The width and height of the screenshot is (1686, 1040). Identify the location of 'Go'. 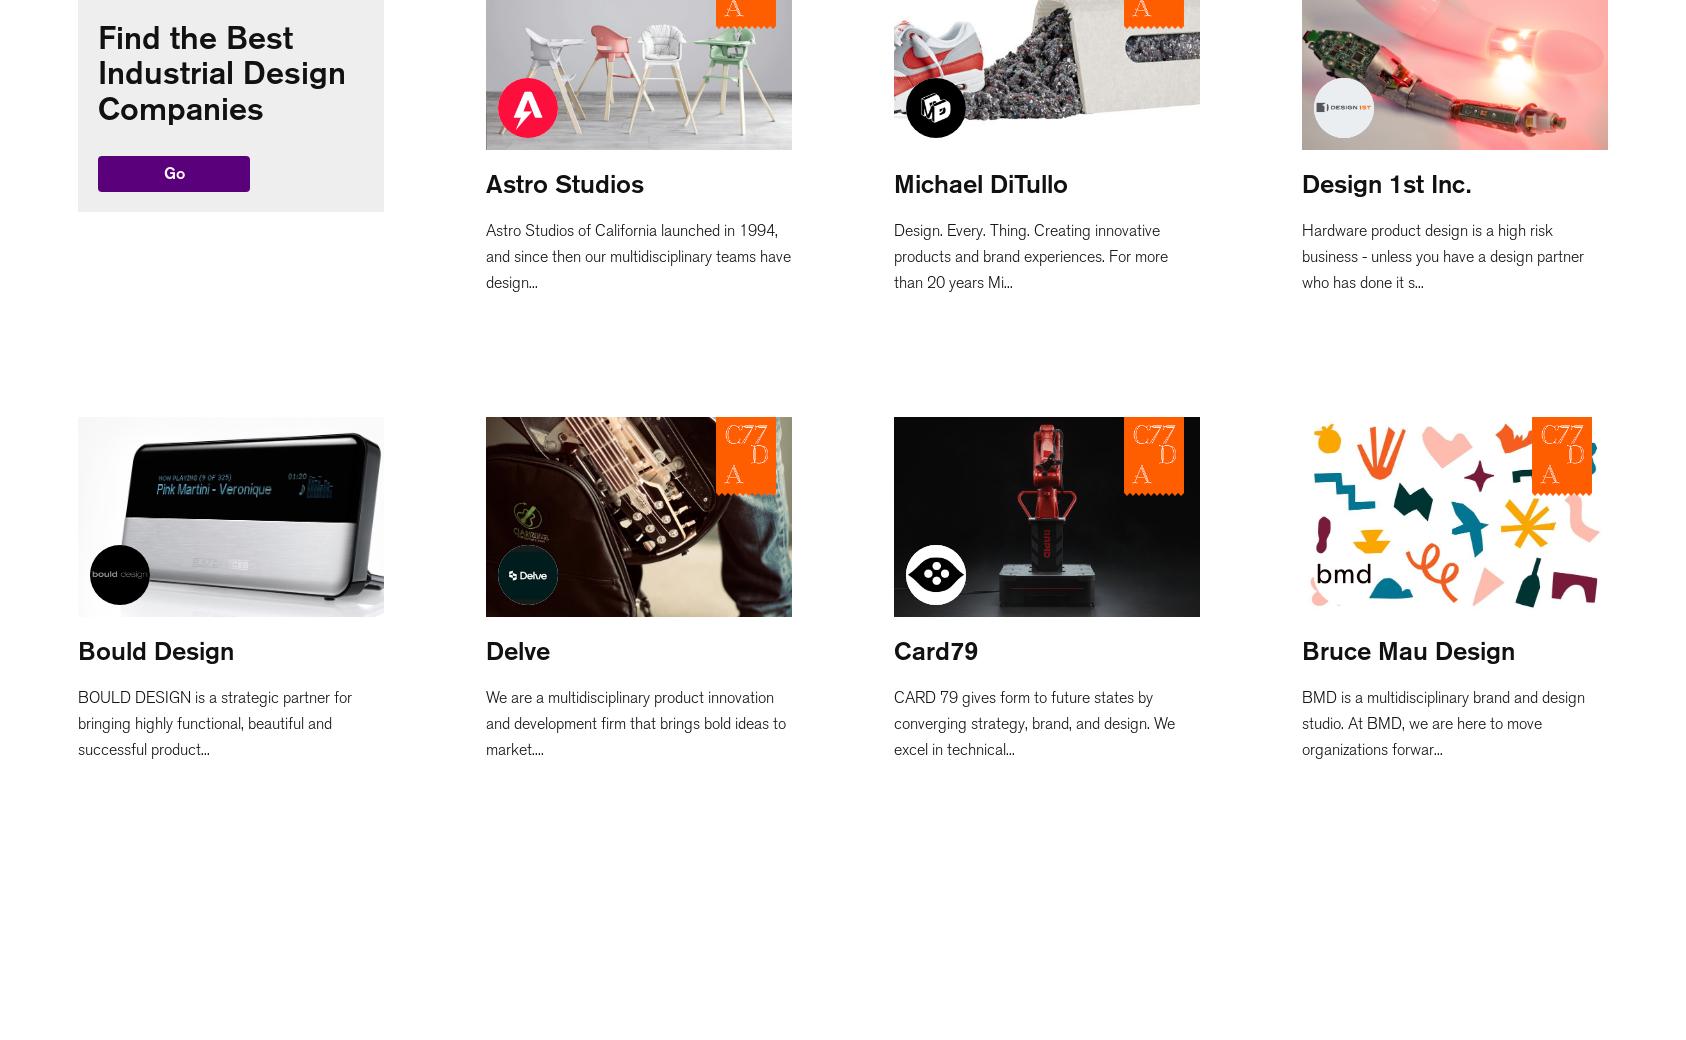
(173, 172).